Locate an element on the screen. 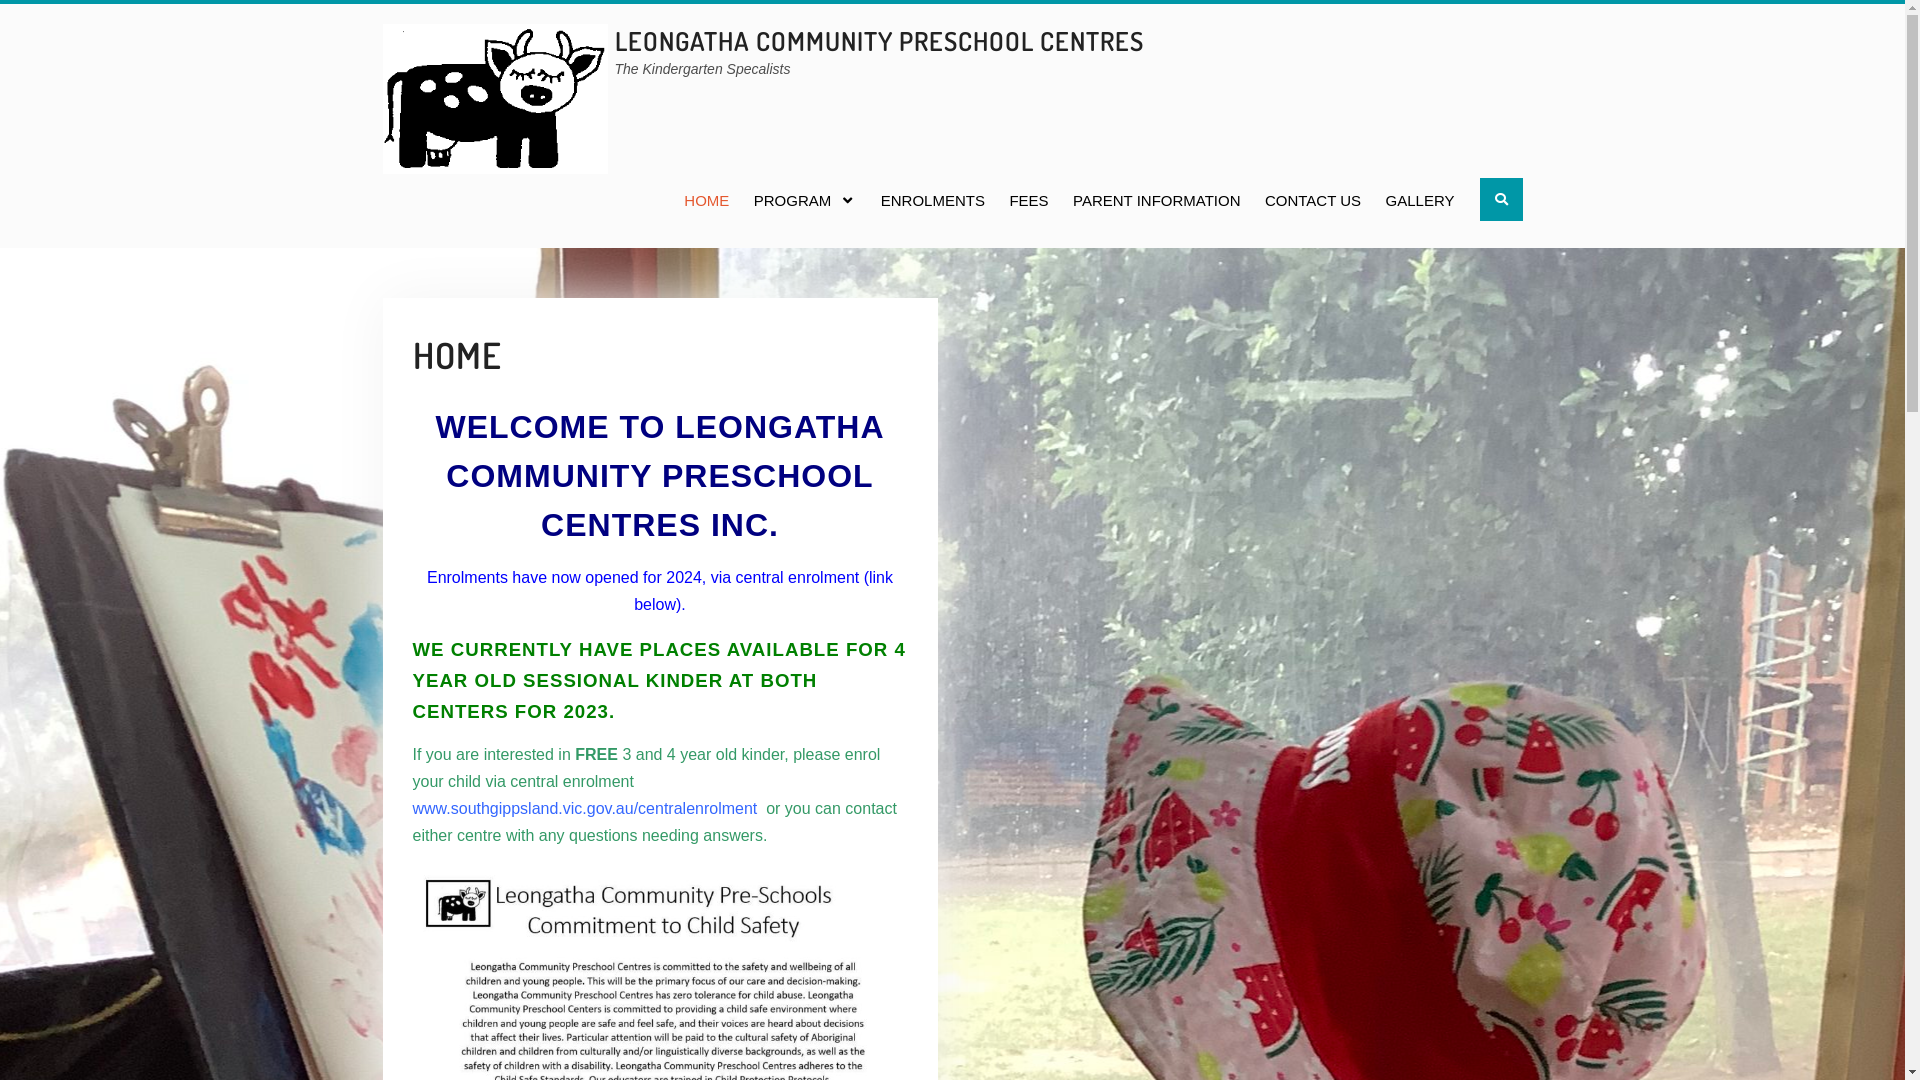  'ENROLMENTS' is located at coordinates (931, 200).